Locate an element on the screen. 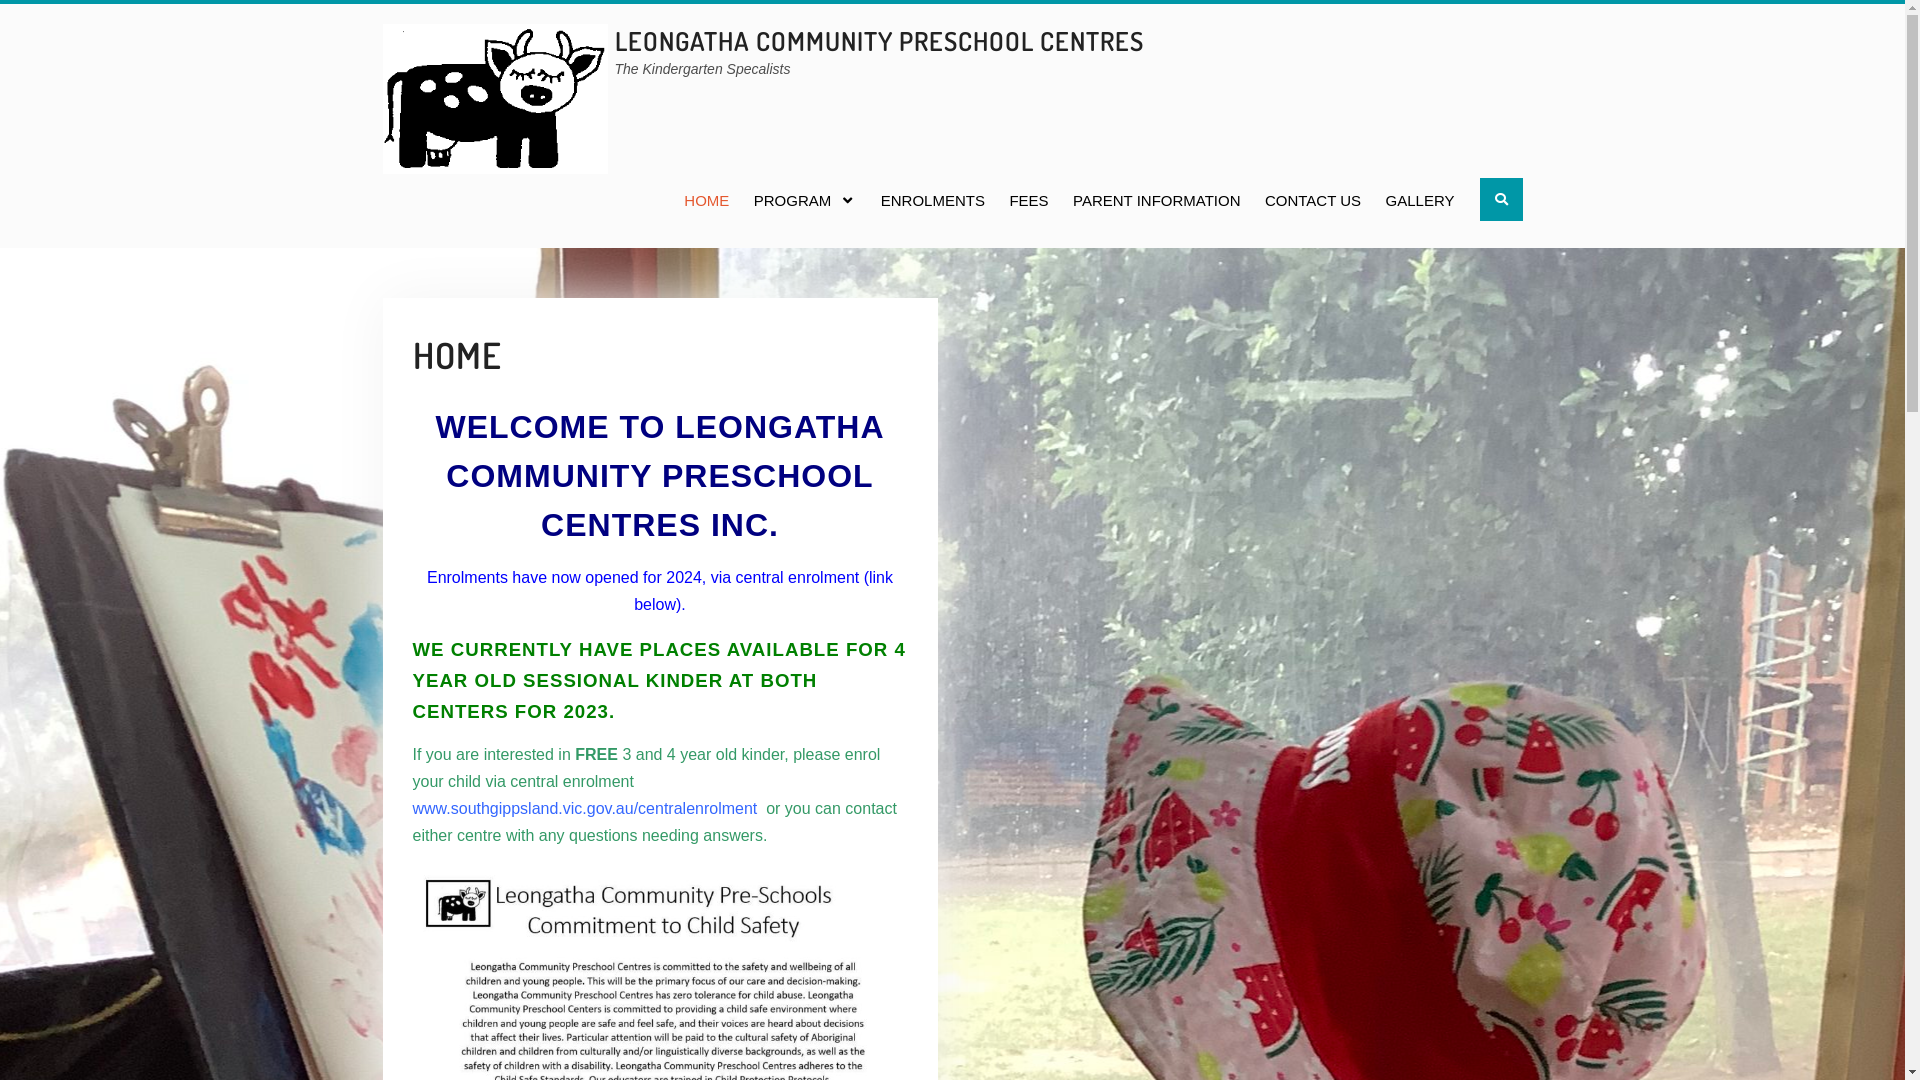  'ENROLMENTS' is located at coordinates (931, 200).